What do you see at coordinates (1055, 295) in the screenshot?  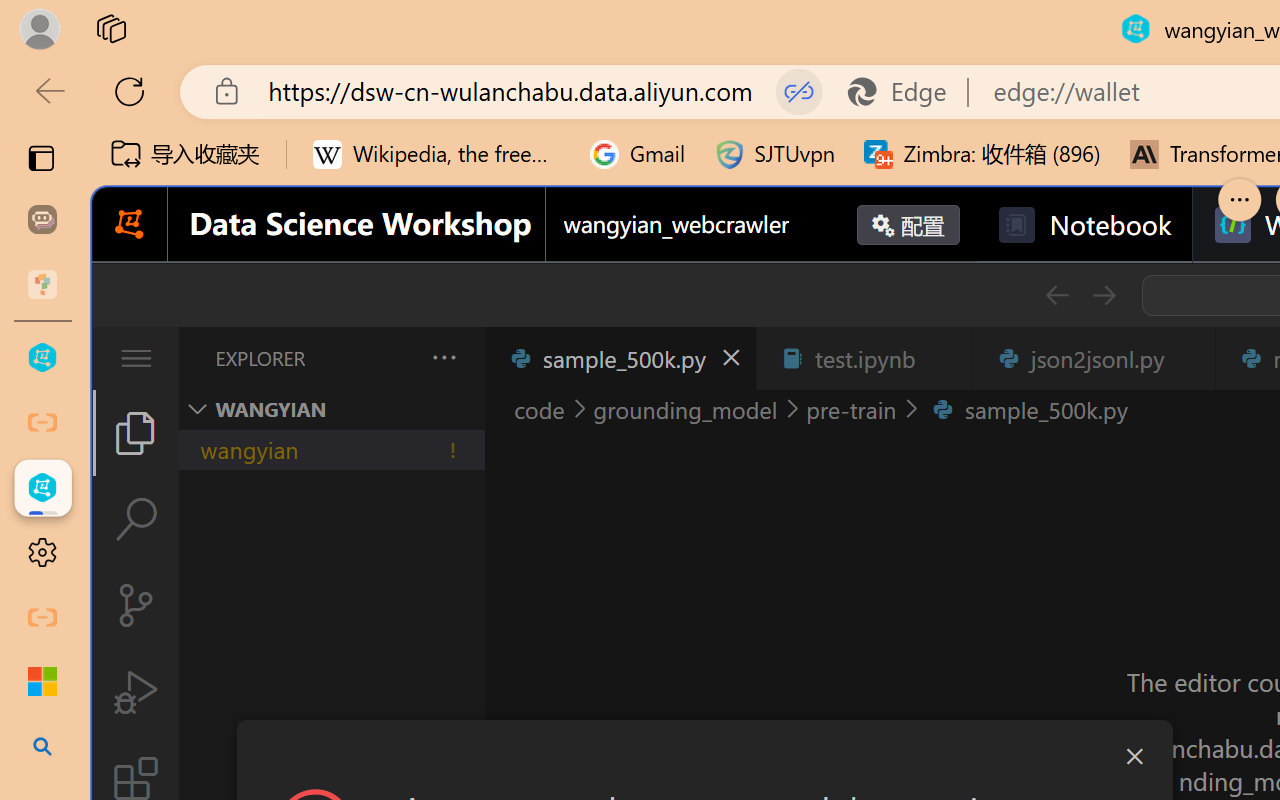 I see `'Go Back (Alt+LeftArrow)'` at bounding box center [1055, 295].